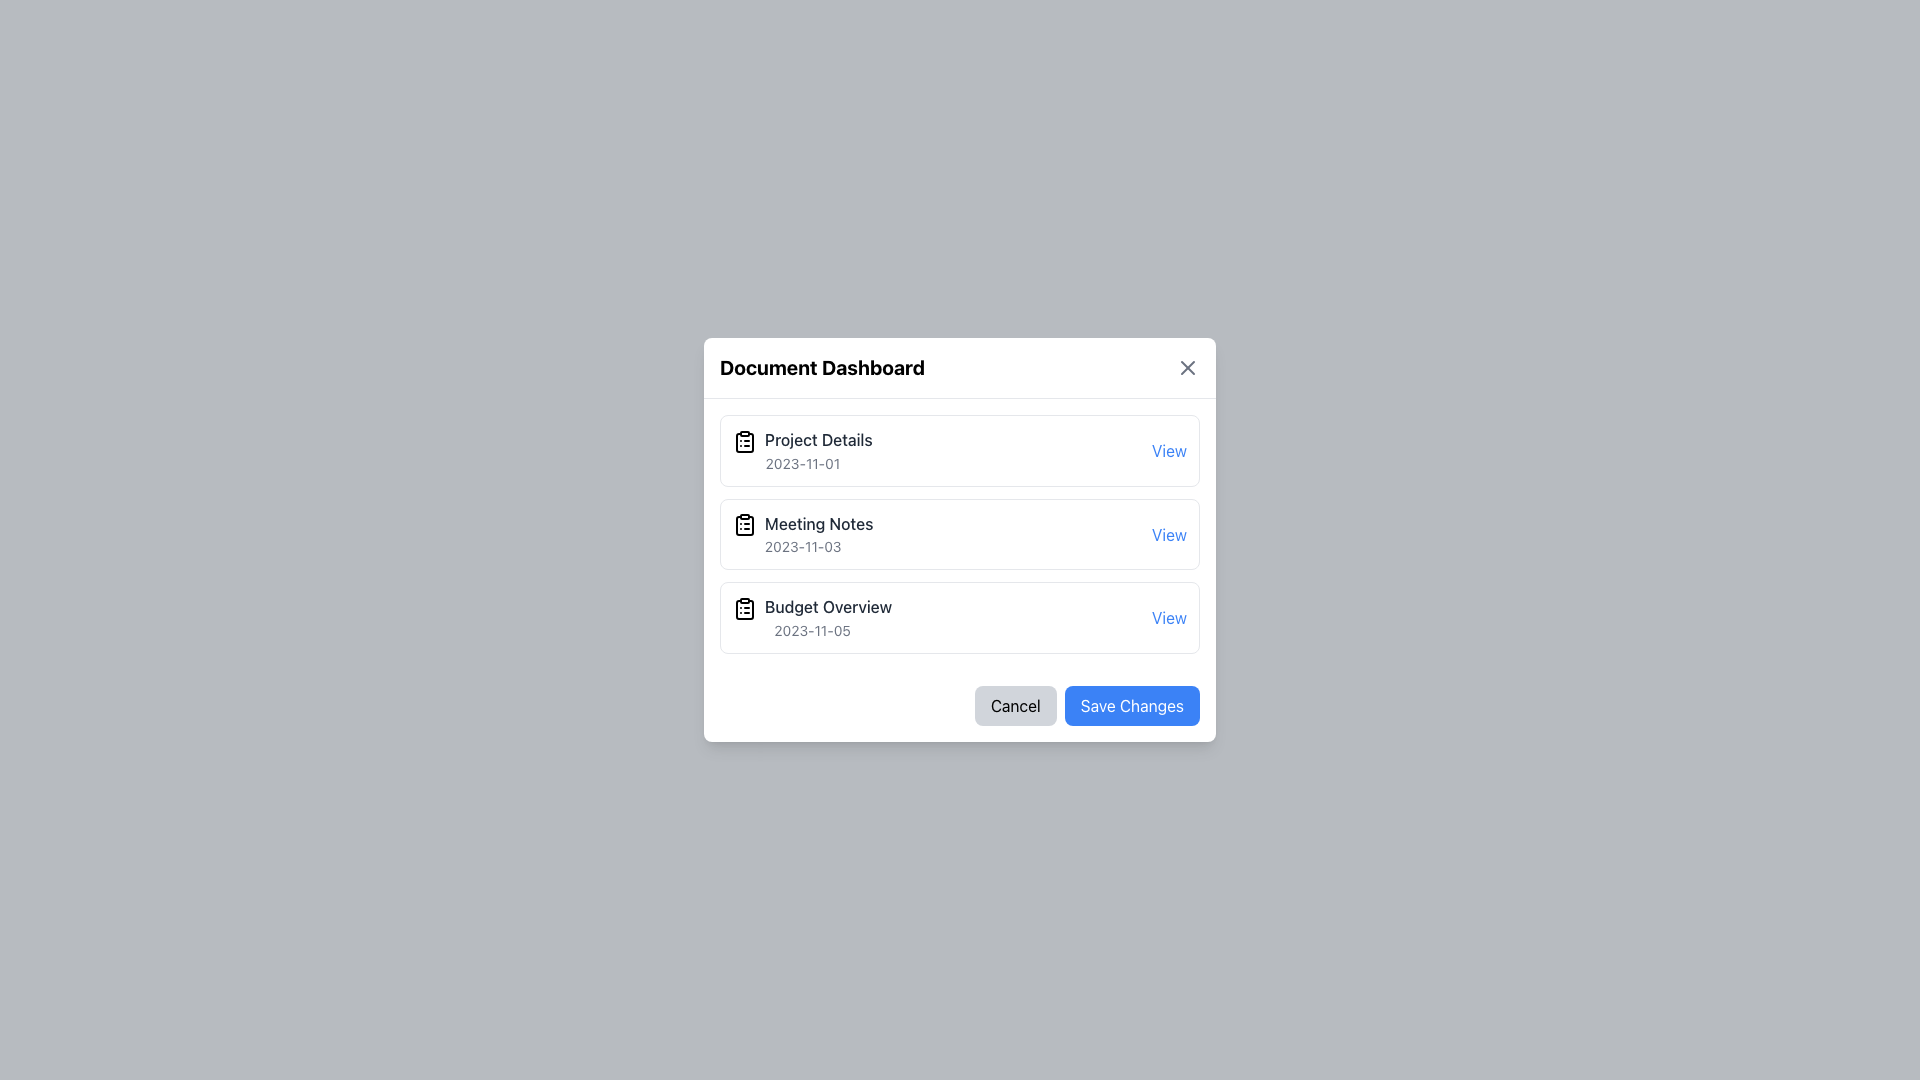 This screenshot has height=1080, width=1920. Describe the element at coordinates (803, 547) in the screenshot. I see `timestamp or date indication text for the 'Meeting Notes' entry, which is the second item in the list, positioned below its title and to the left of the 'View' button` at that location.